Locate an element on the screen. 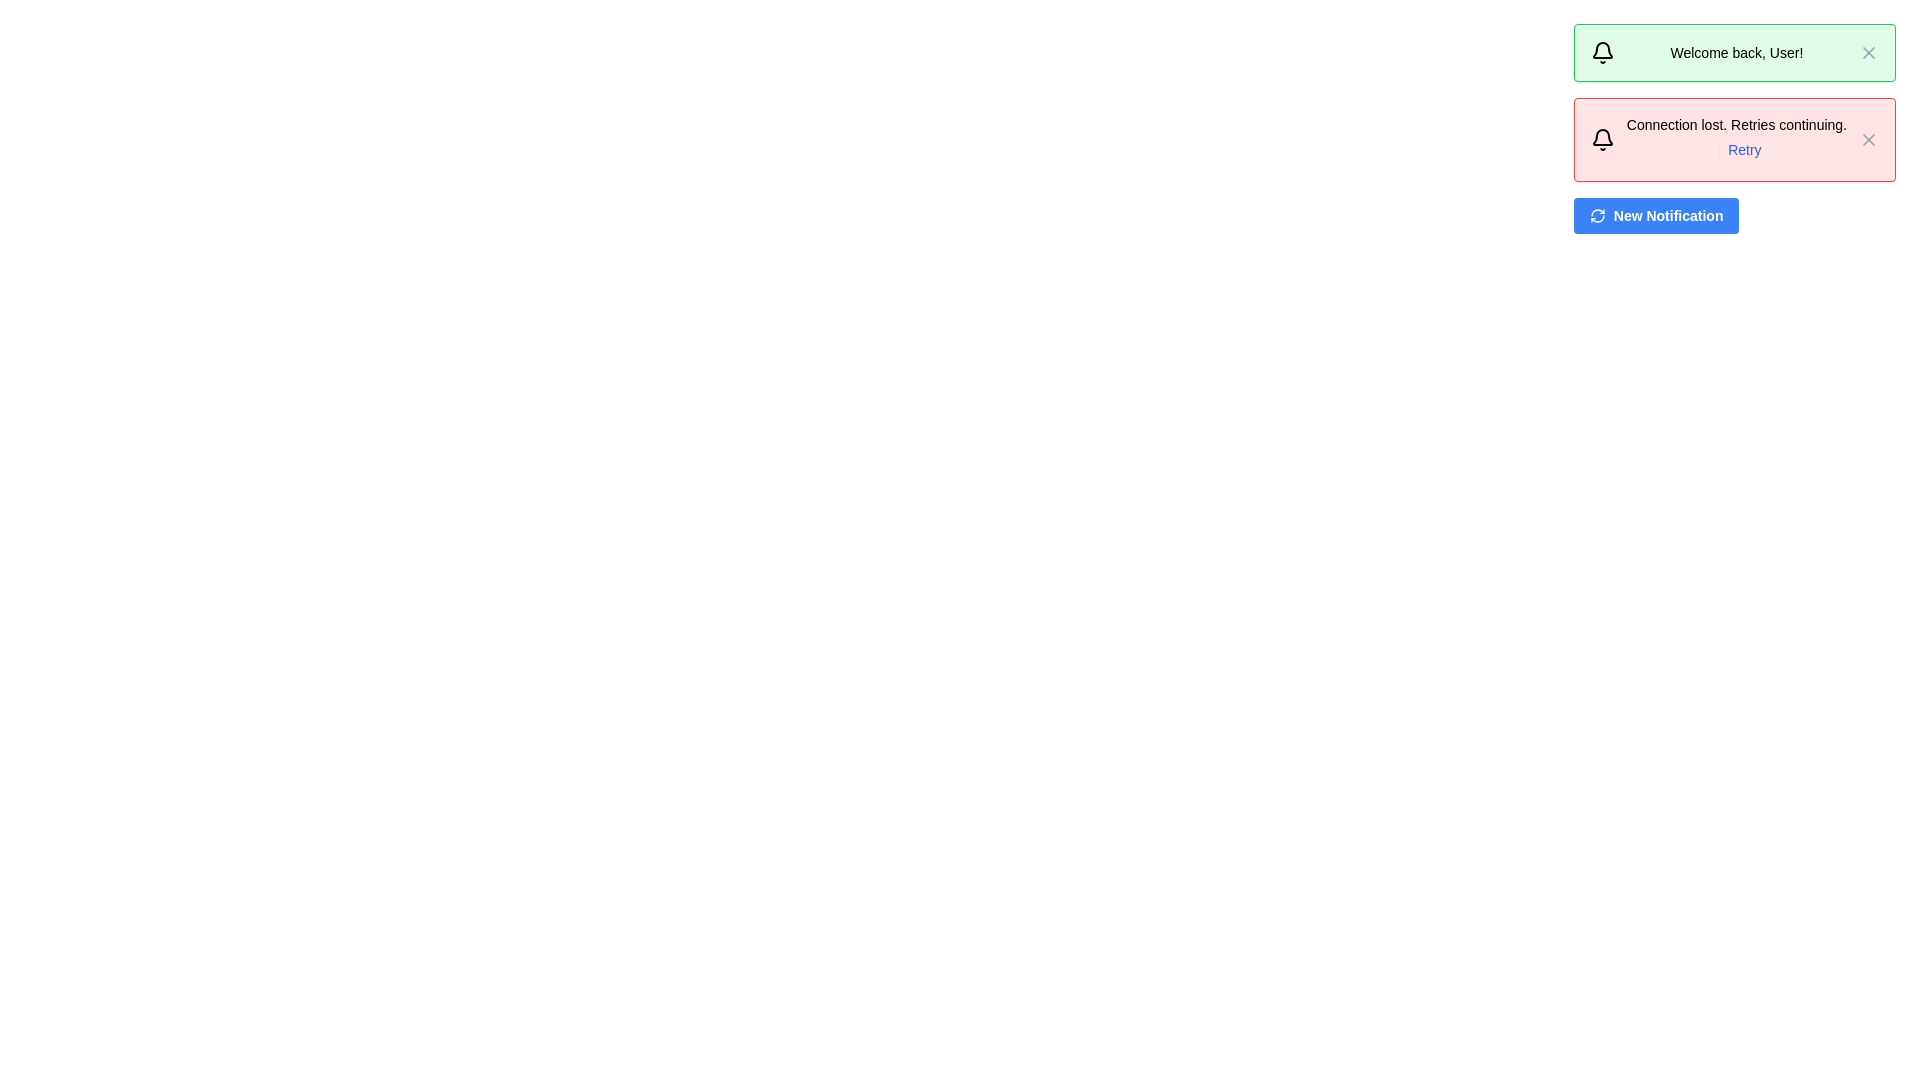 The height and width of the screenshot is (1080, 1920). the 'Retry' button, which is styled in blue and is the only interactive component in the second notification card below the green notification titled 'Welcome back, User!' is located at coordinates (1733, 138).